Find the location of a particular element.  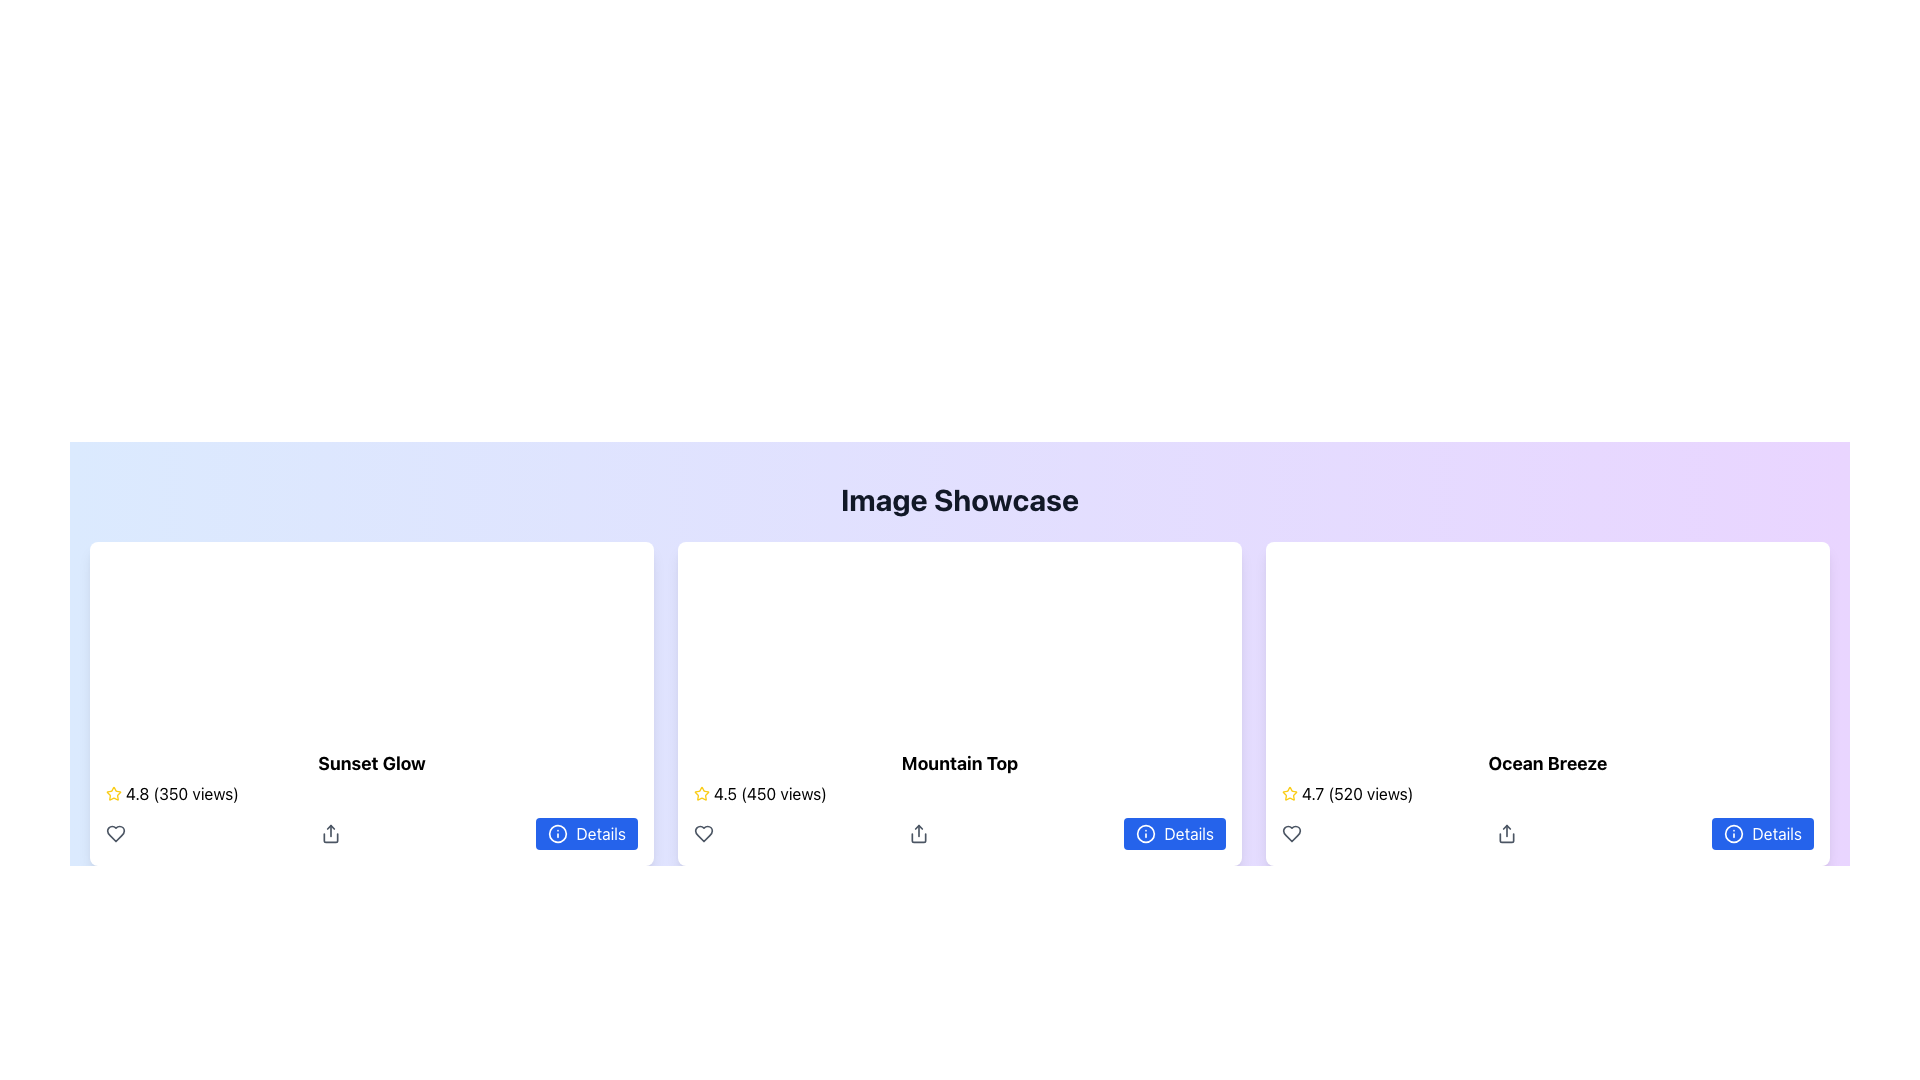

the star icon representing the rating system located below the text 'Image Showcase' to interact with the rating system is located at coordinates (113, 793).